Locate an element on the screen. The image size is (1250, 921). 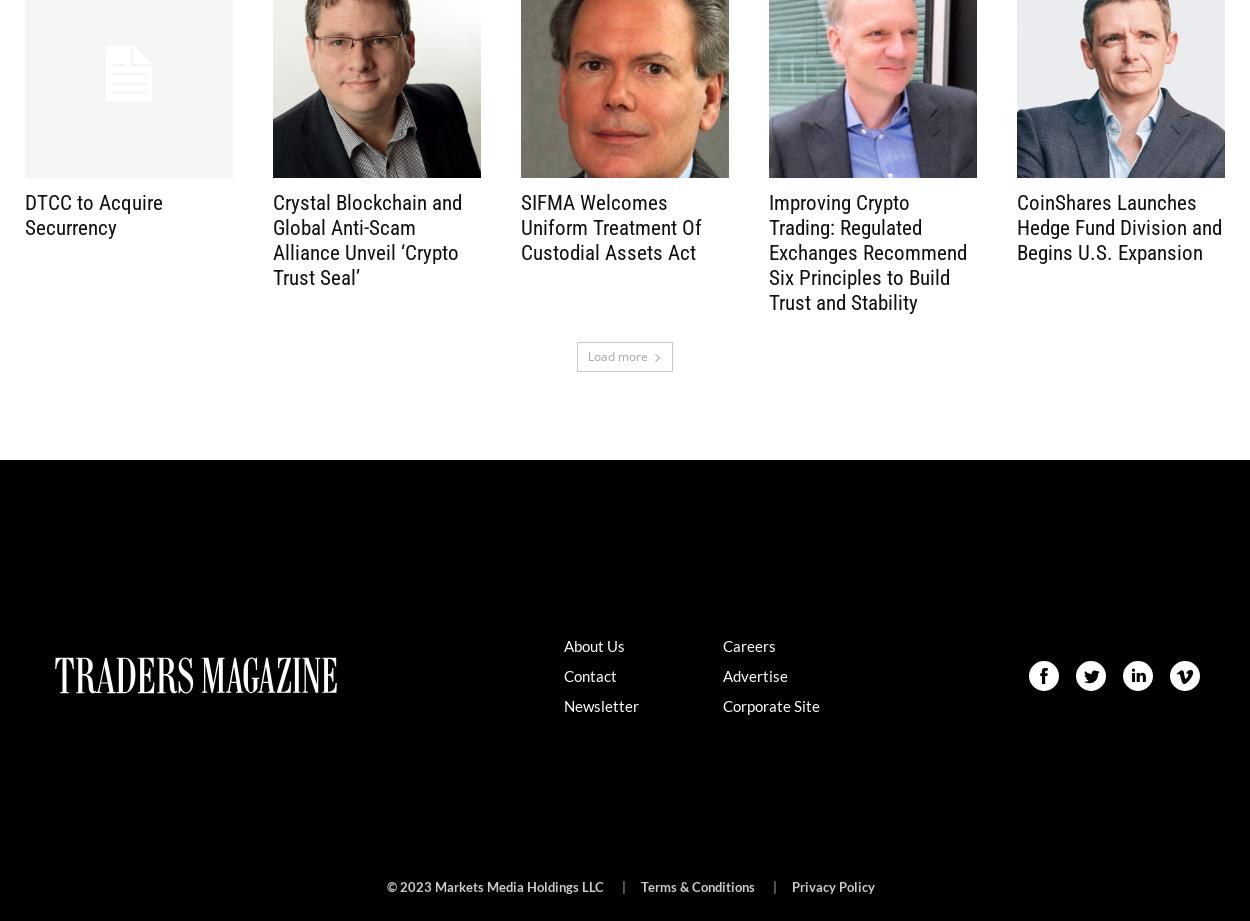
'Corporate Site' is located at coordinates (770, 705).